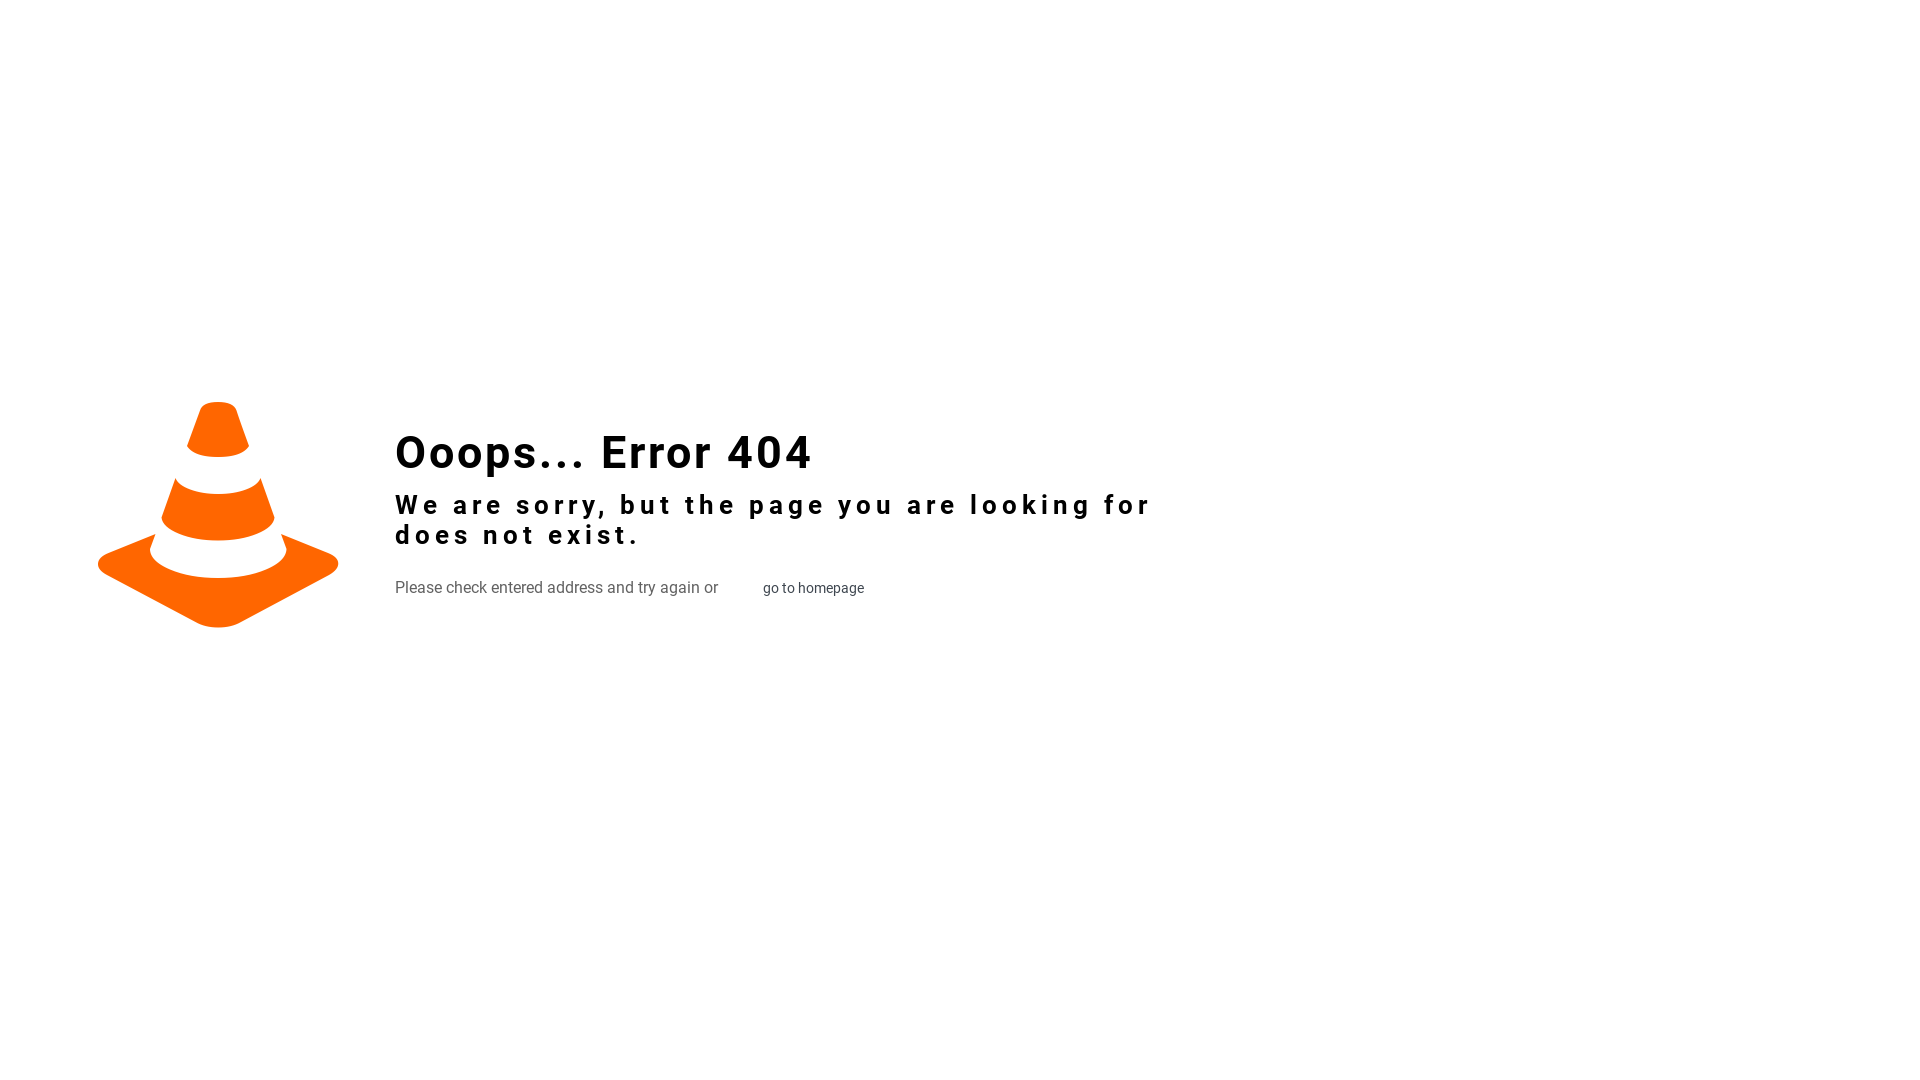 The image size is (1920, 1080). Describe the element at coordinates (813, 586) in the screenshot. I see `'go to homepage'` at that location.